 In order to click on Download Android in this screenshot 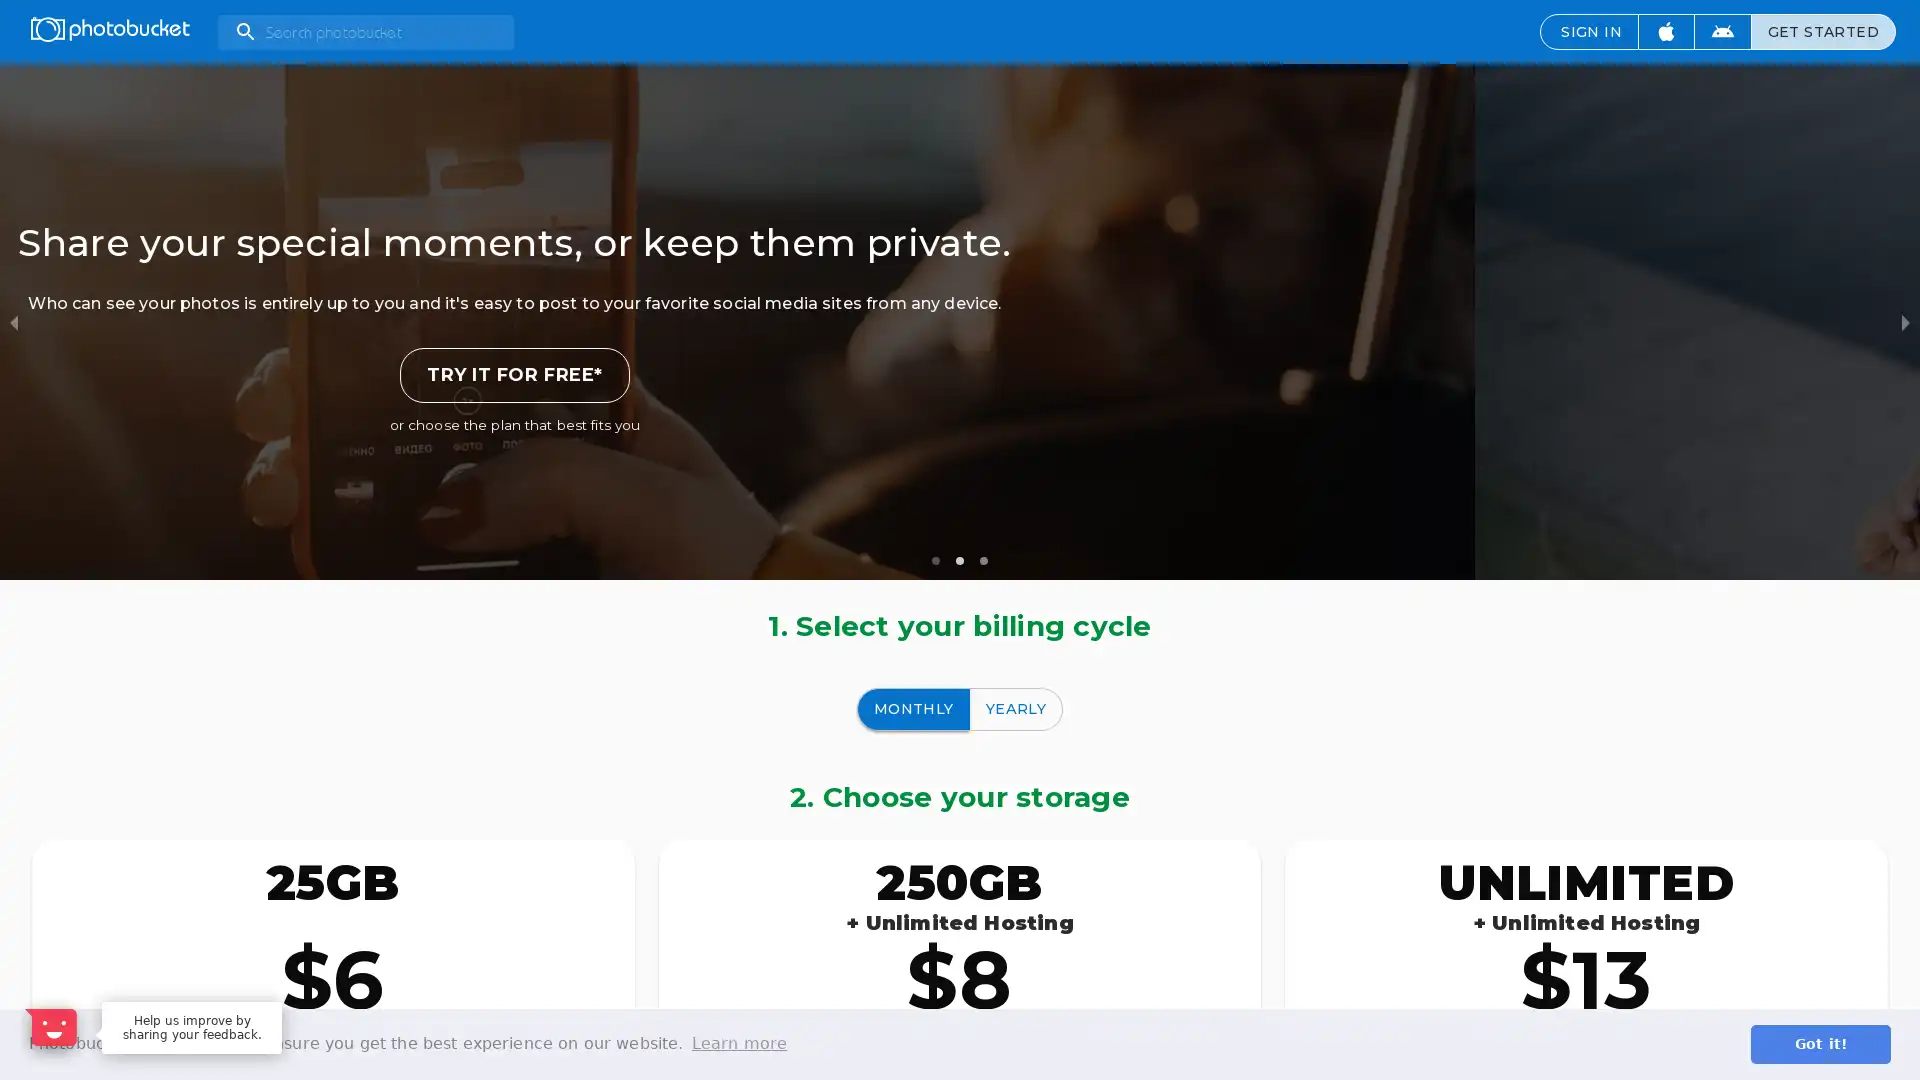, I will do `click(1721, 31)`.